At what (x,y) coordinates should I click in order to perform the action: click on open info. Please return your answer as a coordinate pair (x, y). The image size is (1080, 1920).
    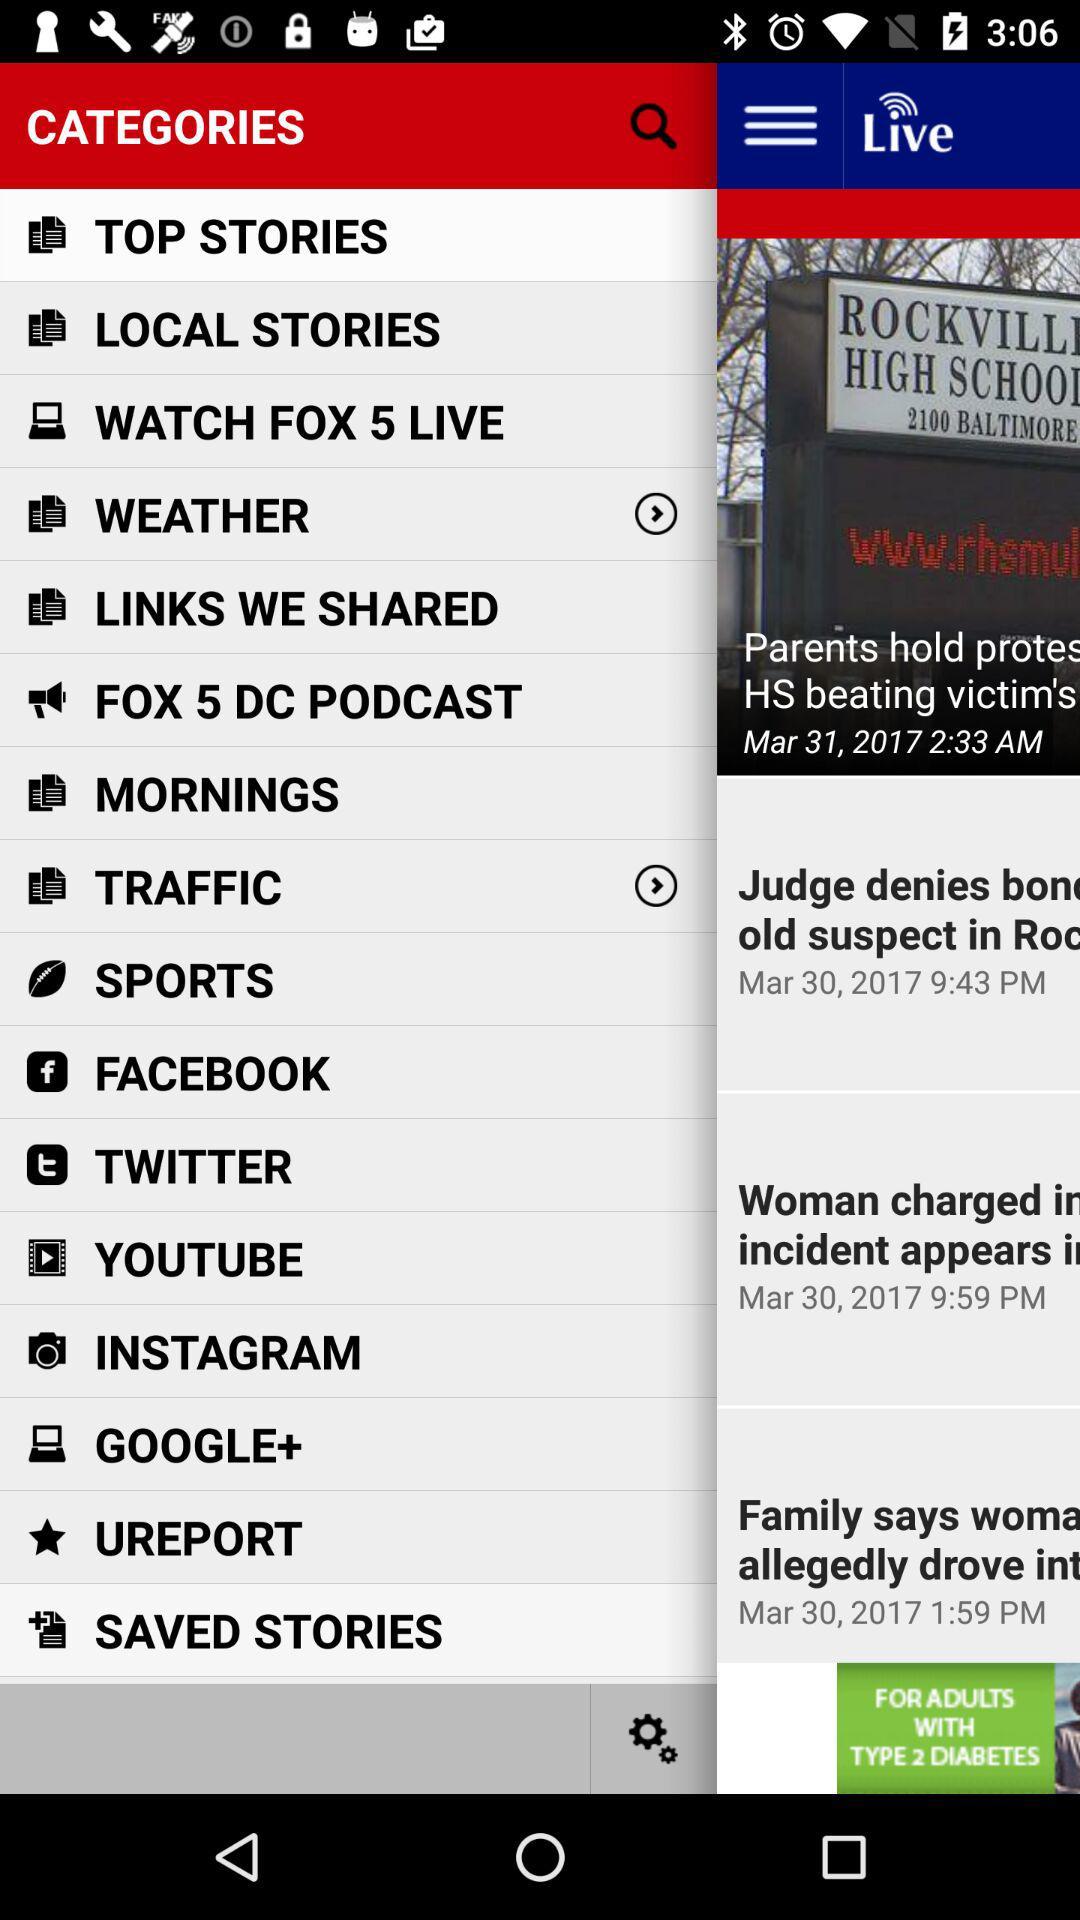
    Looking at the image, I should click on (778, 124).